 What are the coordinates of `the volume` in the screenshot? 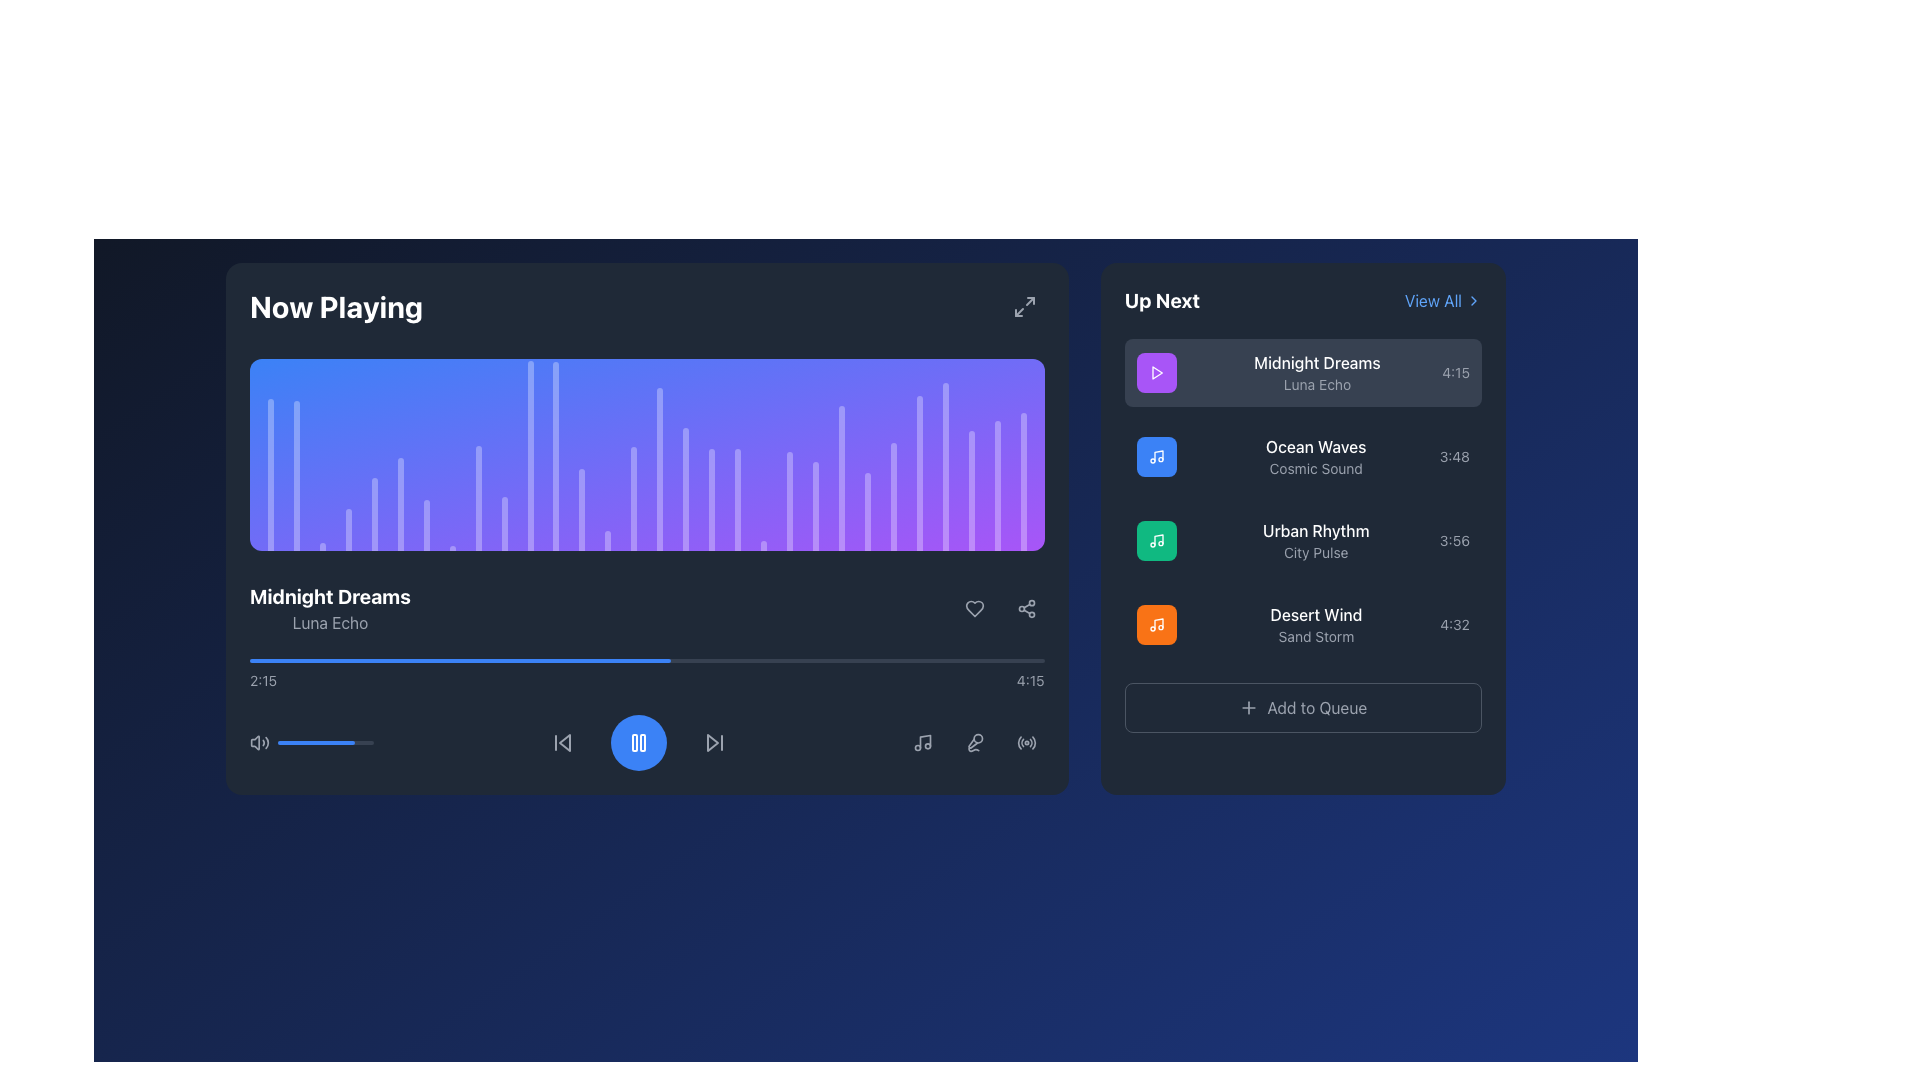 It's located at (324, 743).